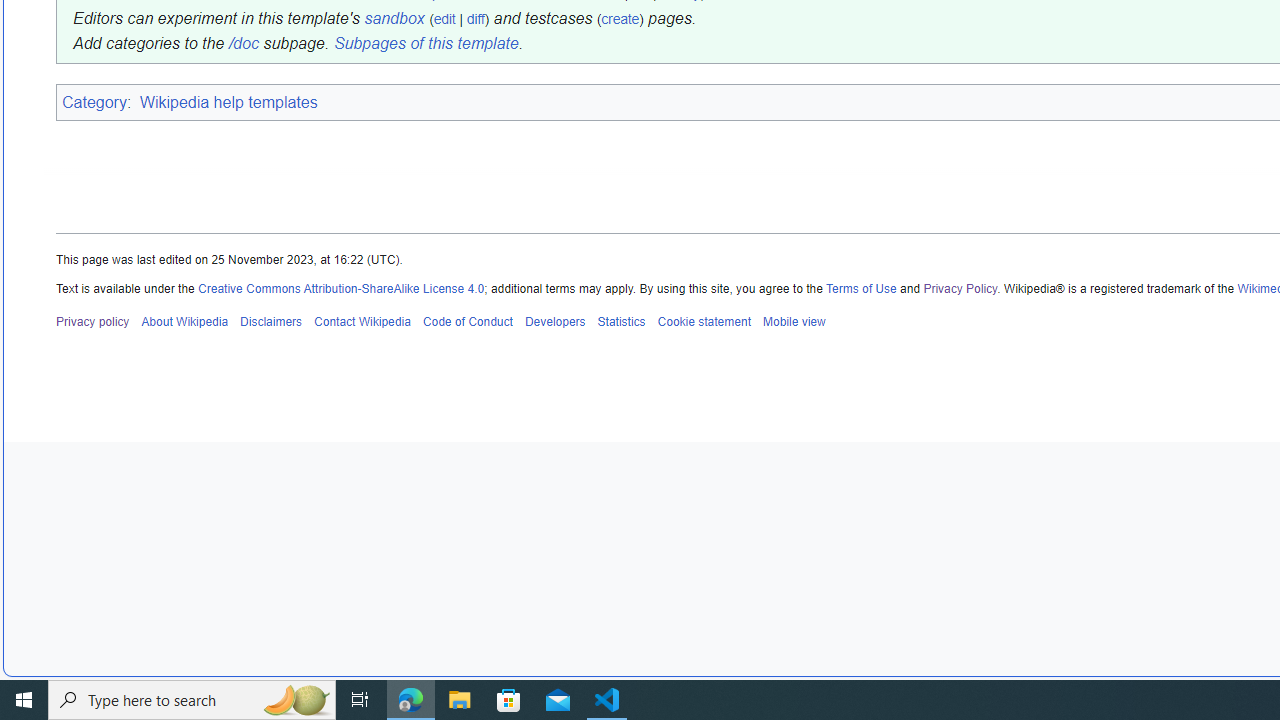  I want to click on 'Terms of Use', so click(861, 288).